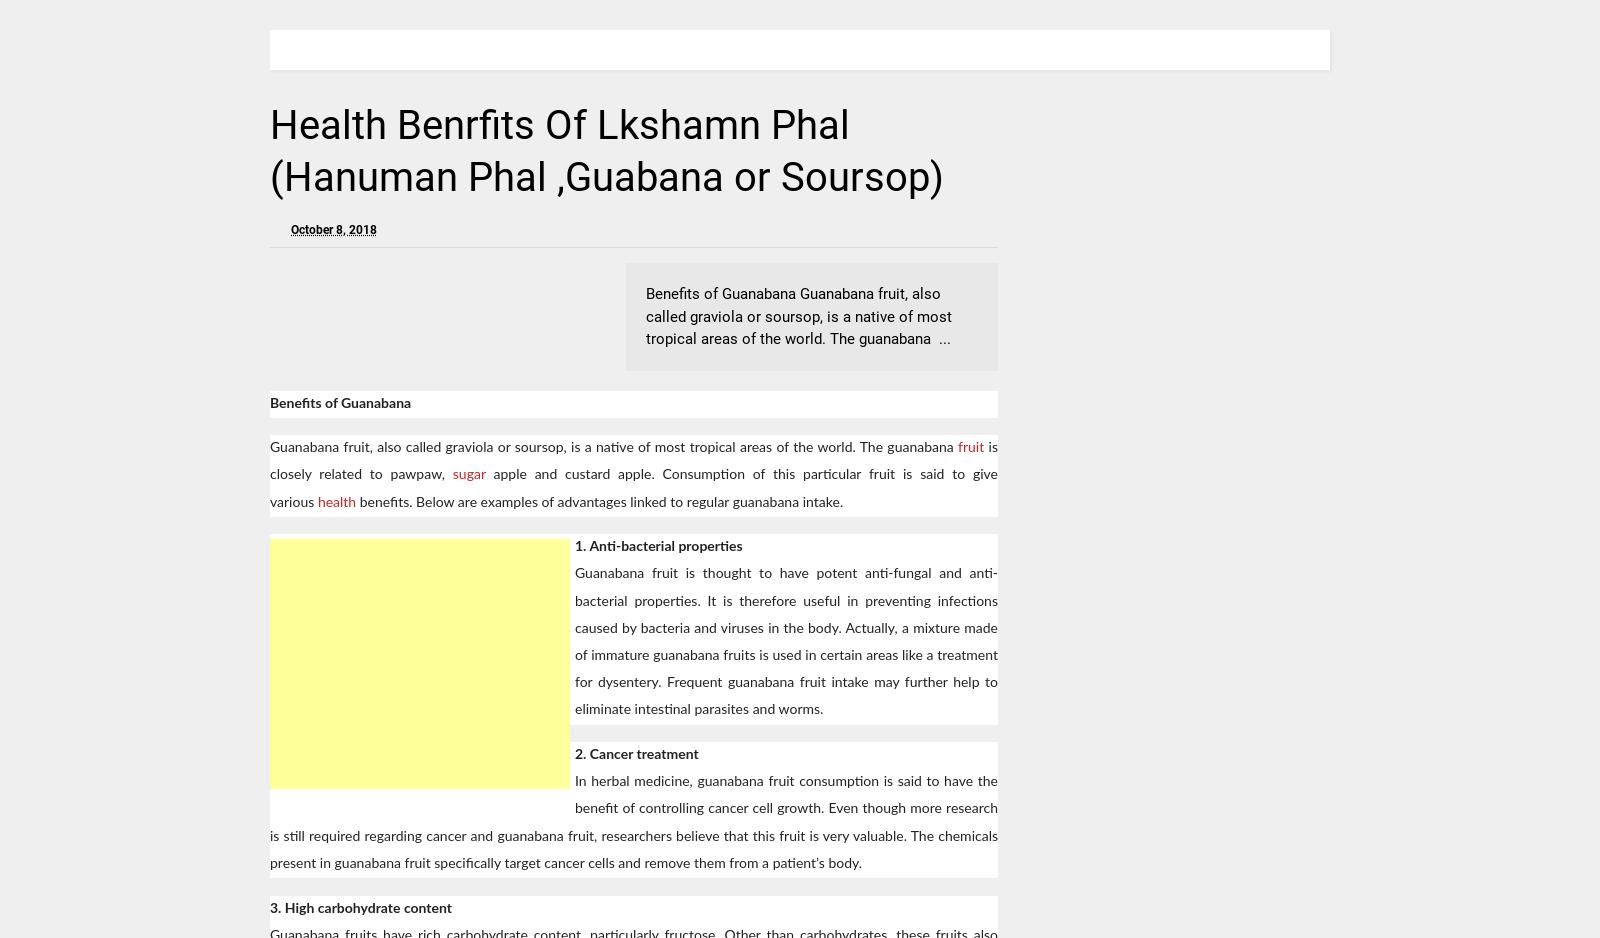 Image resolution: width=1600 pixels, height=938 pixels. I want to click on 'In herbal medicine, guanabana fruit consumption is said to have the benefit of controlling cancer cell growth. Even though more research is still required regarding cancer and guanabana fruit, researchers believe that this fruit is very valuable. The chemicals present in guanabana fruit specifically target cancer cells and remove them from a patient’s body.', so click(270, 822).